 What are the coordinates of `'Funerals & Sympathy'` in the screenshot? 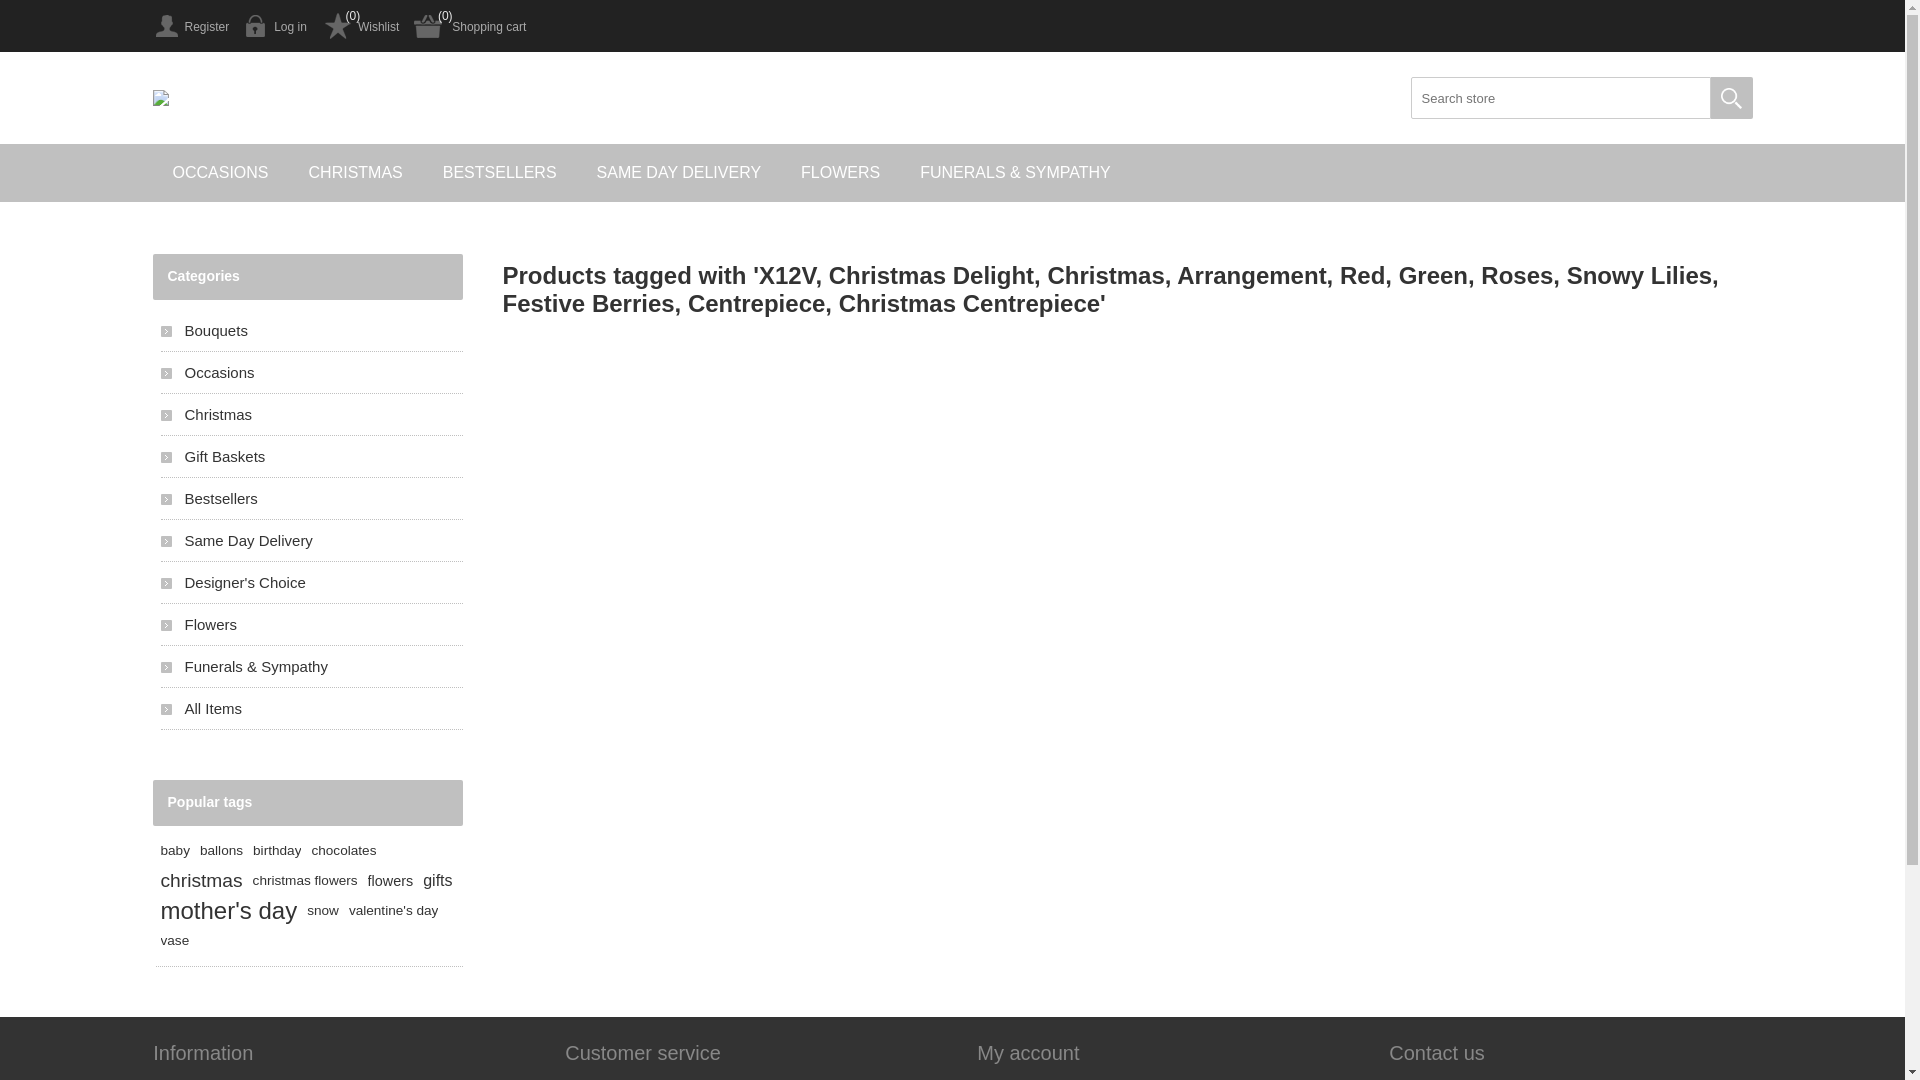 It's located at (310, 666).